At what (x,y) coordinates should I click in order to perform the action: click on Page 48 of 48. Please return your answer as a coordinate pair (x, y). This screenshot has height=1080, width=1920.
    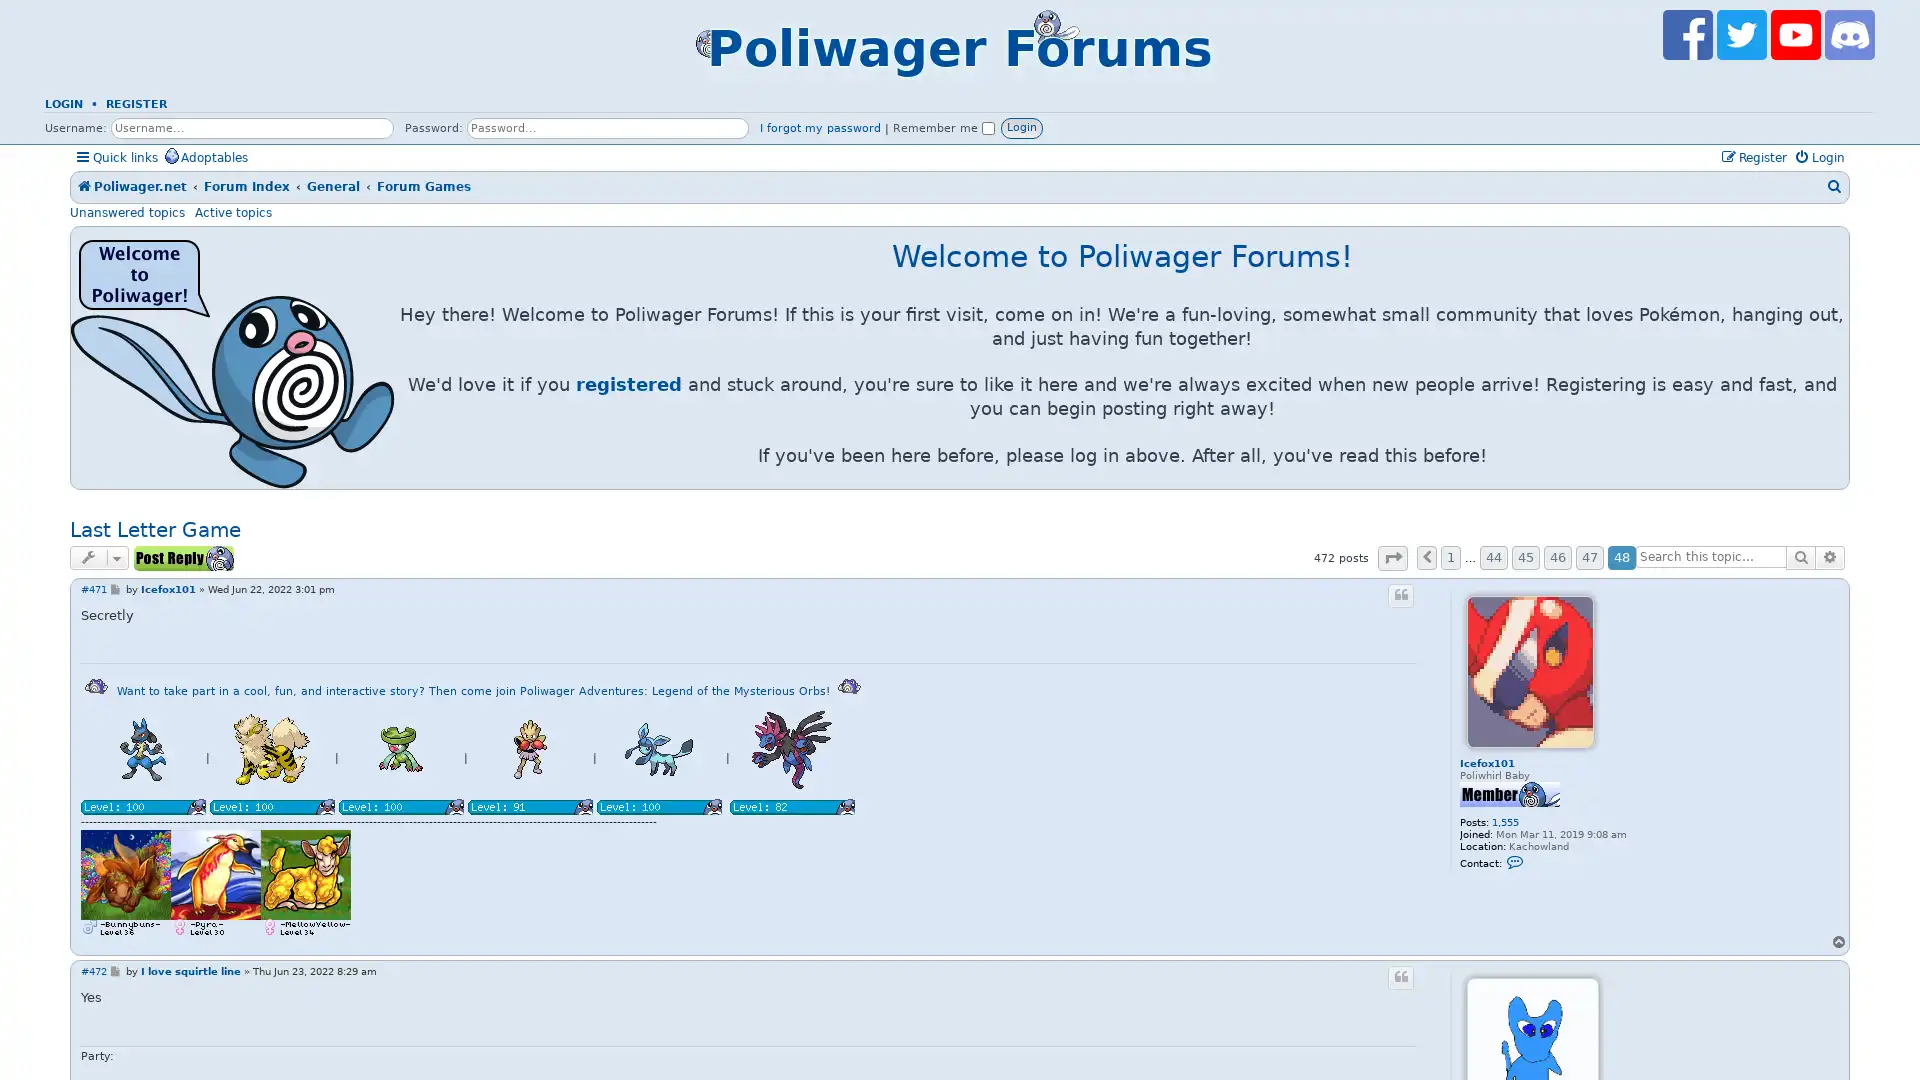
    Looking at the image, I should click on (1391, 557).